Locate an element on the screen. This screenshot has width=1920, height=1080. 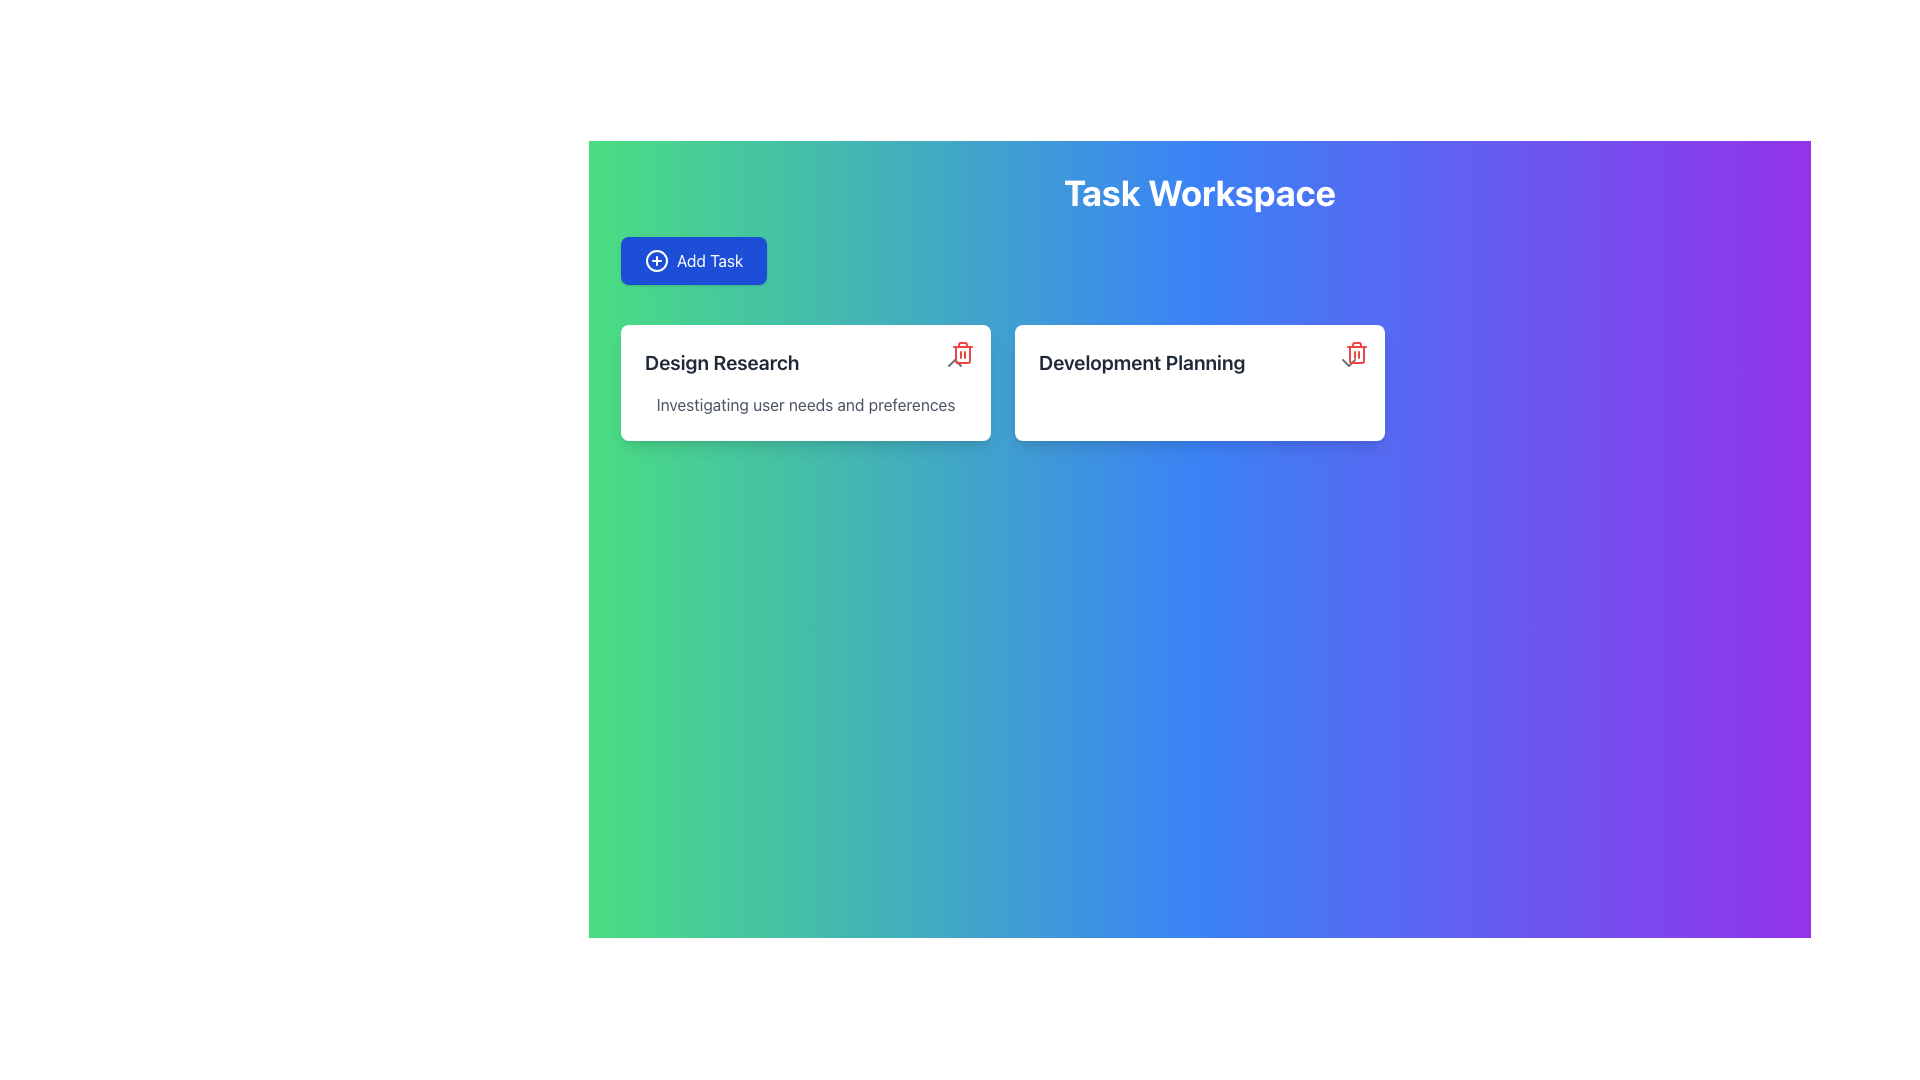
the trash icon button styled with a red color scheme located at the top-right corner of the 'Design Research' card is located at coordinates (963, 352).